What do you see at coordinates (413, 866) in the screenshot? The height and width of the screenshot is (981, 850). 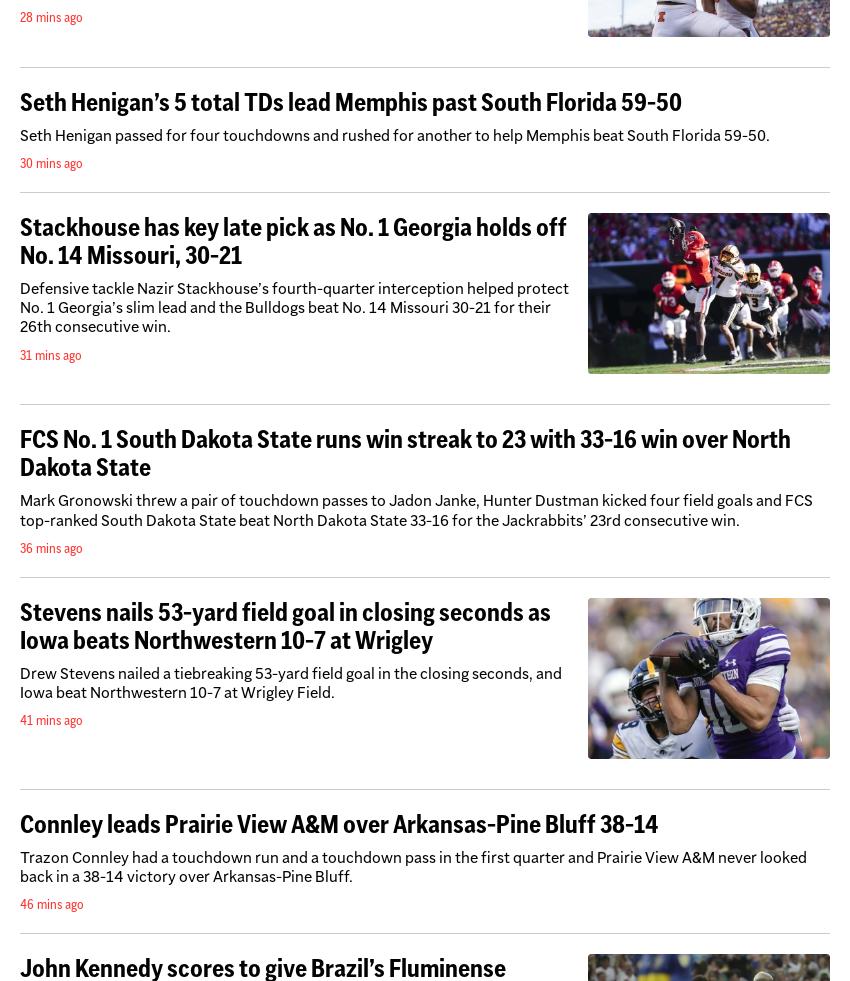 I see `'Trazon Connley had a touchdown run and a touchdown pass in the first quarter and Prairie View A&M never looked back in a 38-14 victory over Arkansas-Pine Bluff.'` at bounding box center [413, 866].